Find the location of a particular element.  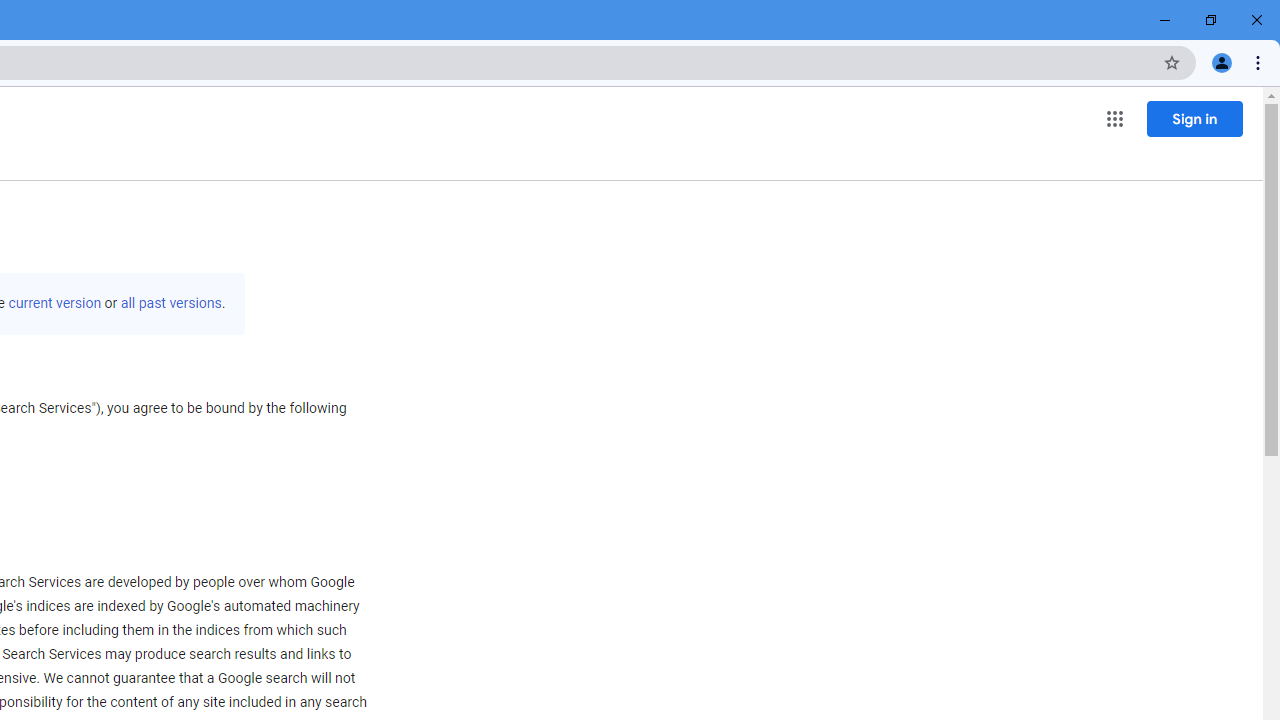

'all past versions' is located at coordinates (170, 303).